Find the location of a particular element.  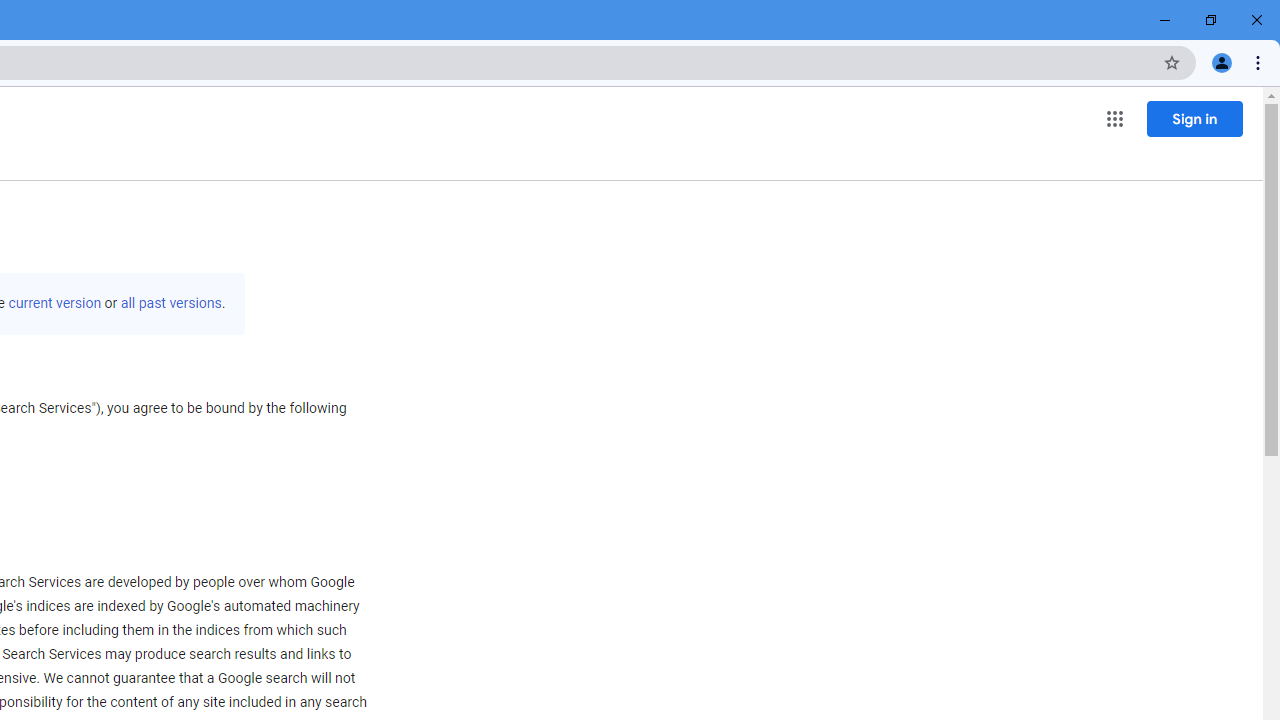

'all past versions' is located at coordinates (170, 303).